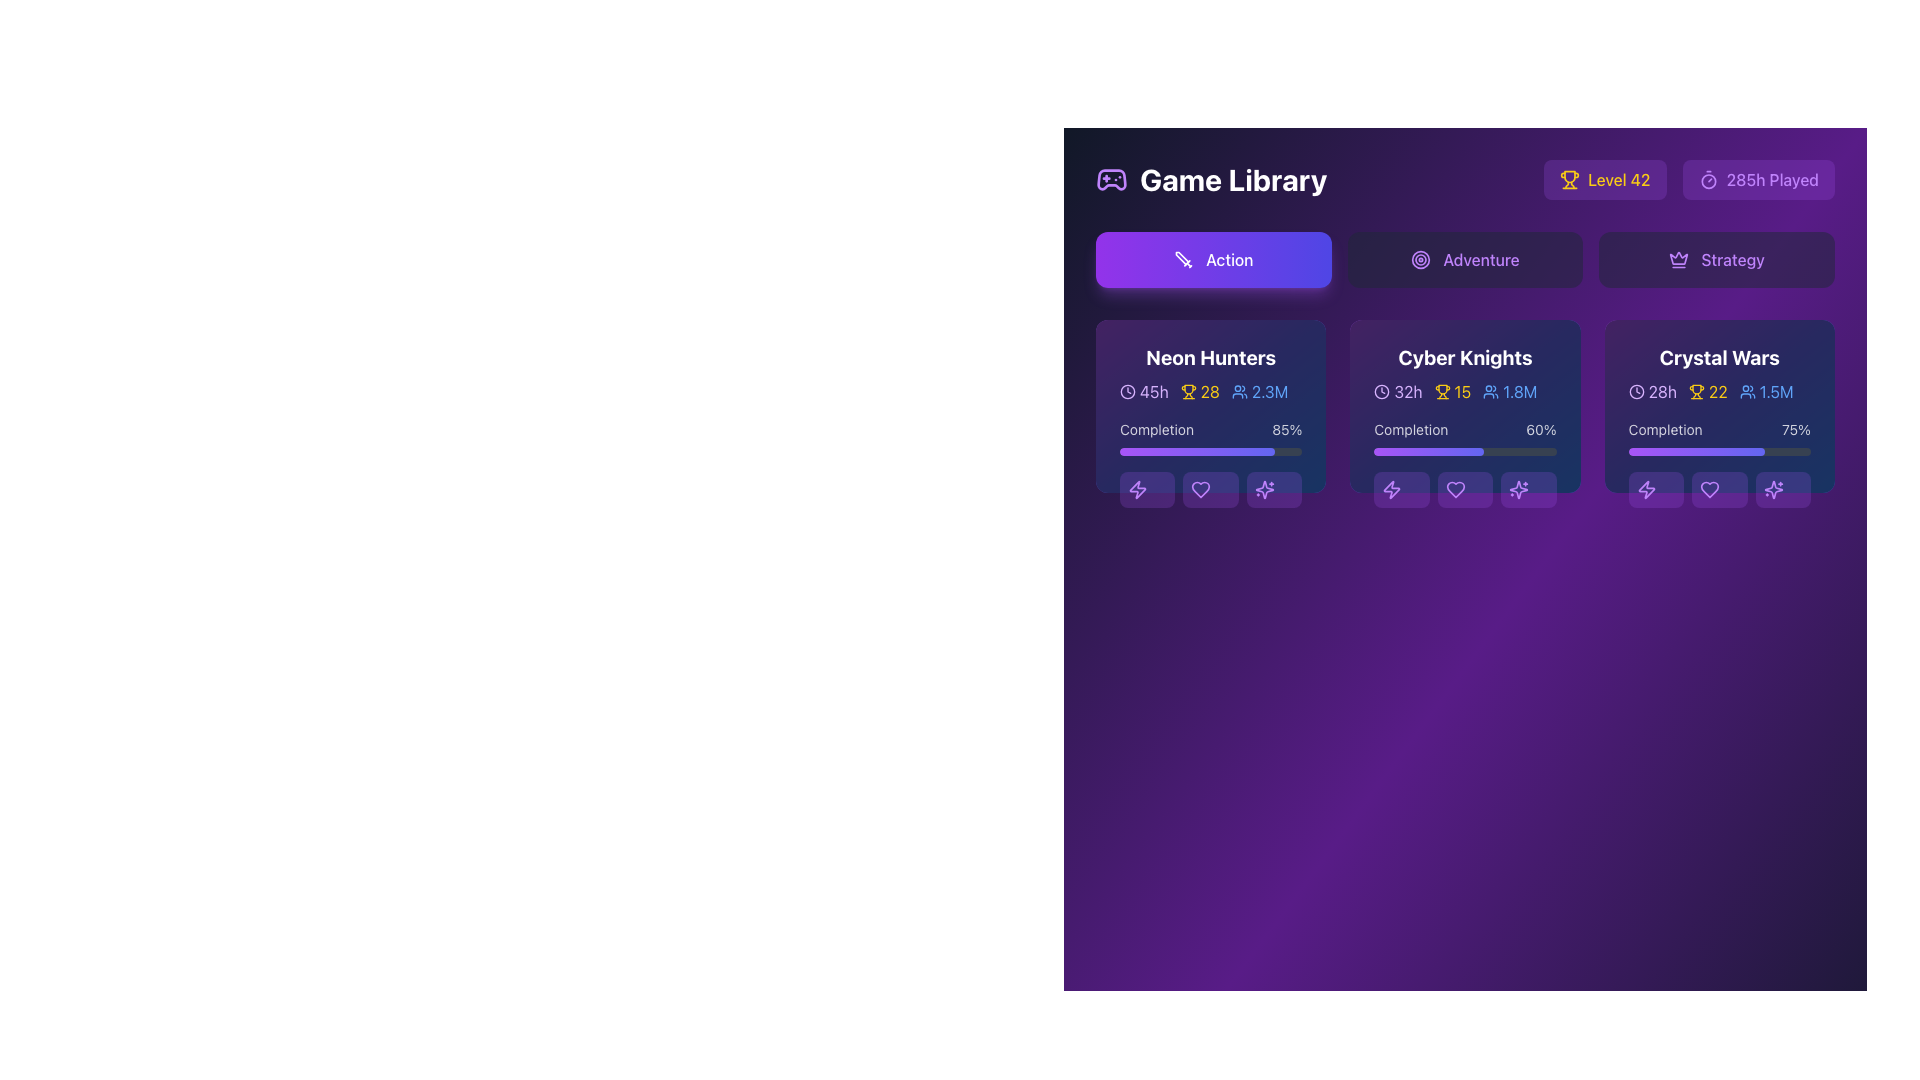  What do you see at coordinates (1718, 392) in the screenshot?
I see `the informational display component in the 'Crystal Wars' card, which shows the text '28h' in purple, a clock icon, the text '22' in gold with a trophy icon, and '1.5M' in blue with a user icon` at bounding box center [1718, 392].